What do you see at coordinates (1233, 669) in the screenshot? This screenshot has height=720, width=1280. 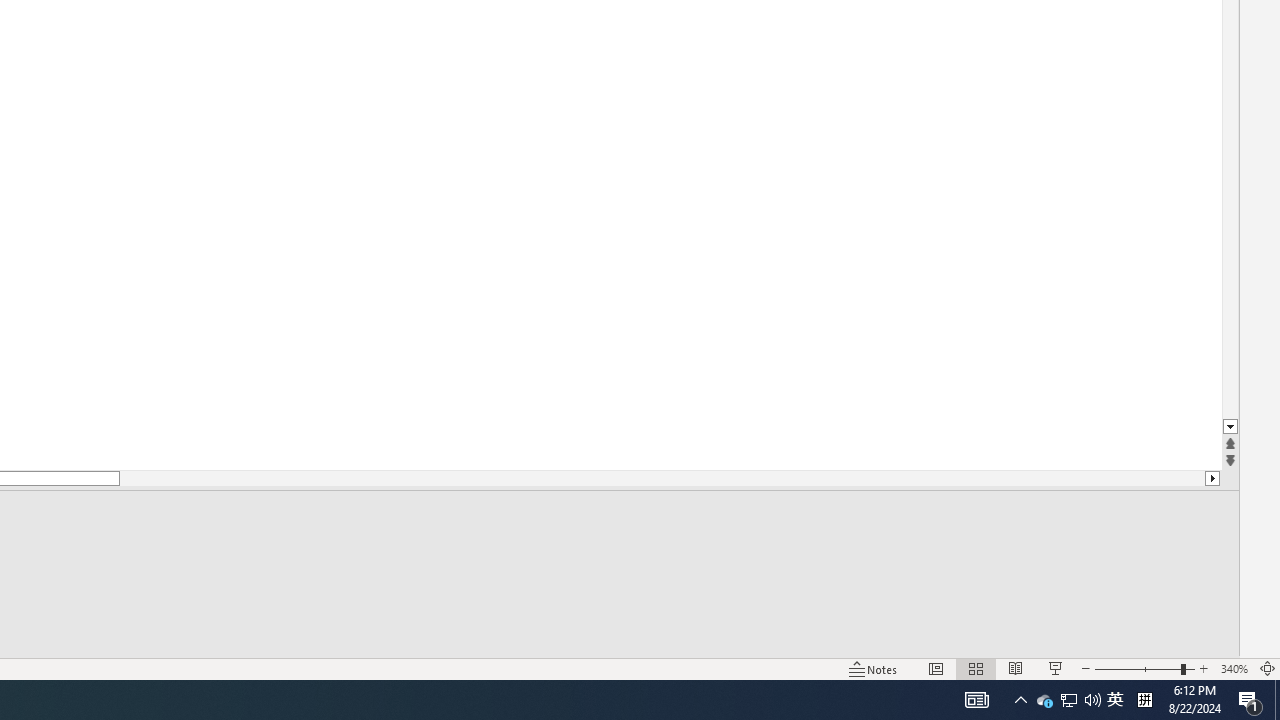 I see `'Zoom 340%'` at bounding box center [1233, 669].